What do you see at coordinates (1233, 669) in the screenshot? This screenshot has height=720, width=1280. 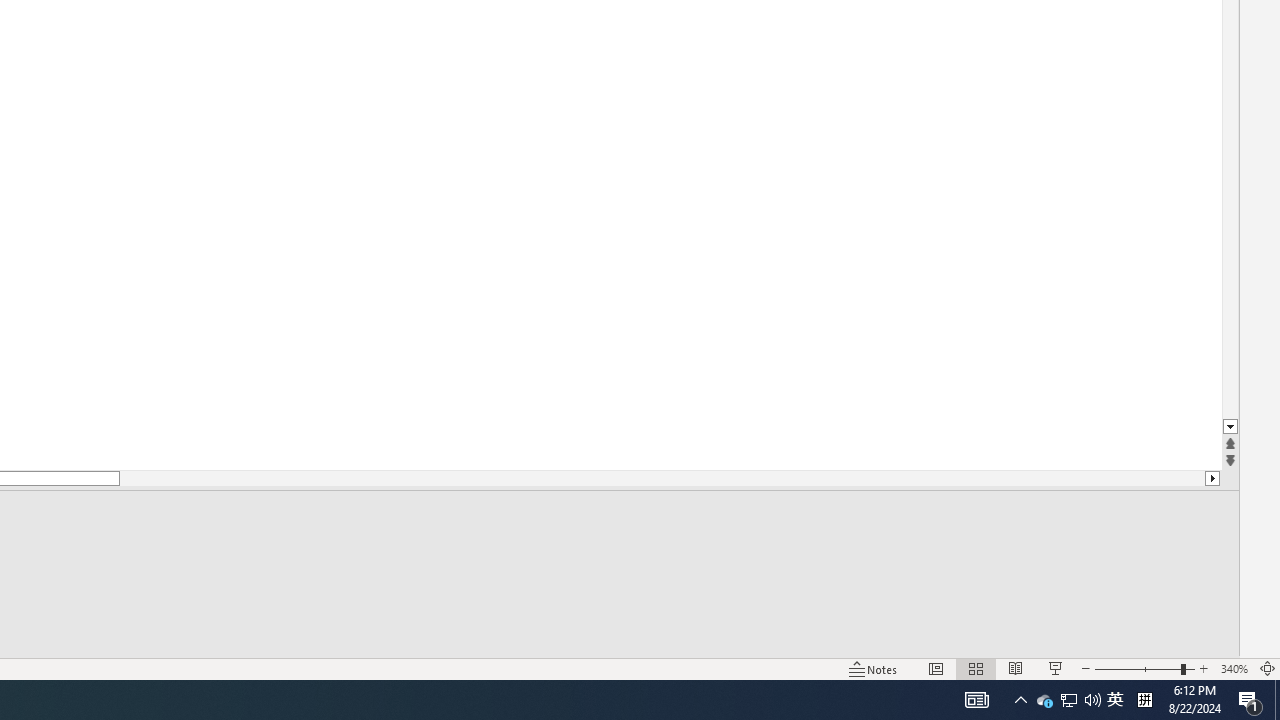 I see `'Zoom 340%'` at bounding box center [1233, 669].